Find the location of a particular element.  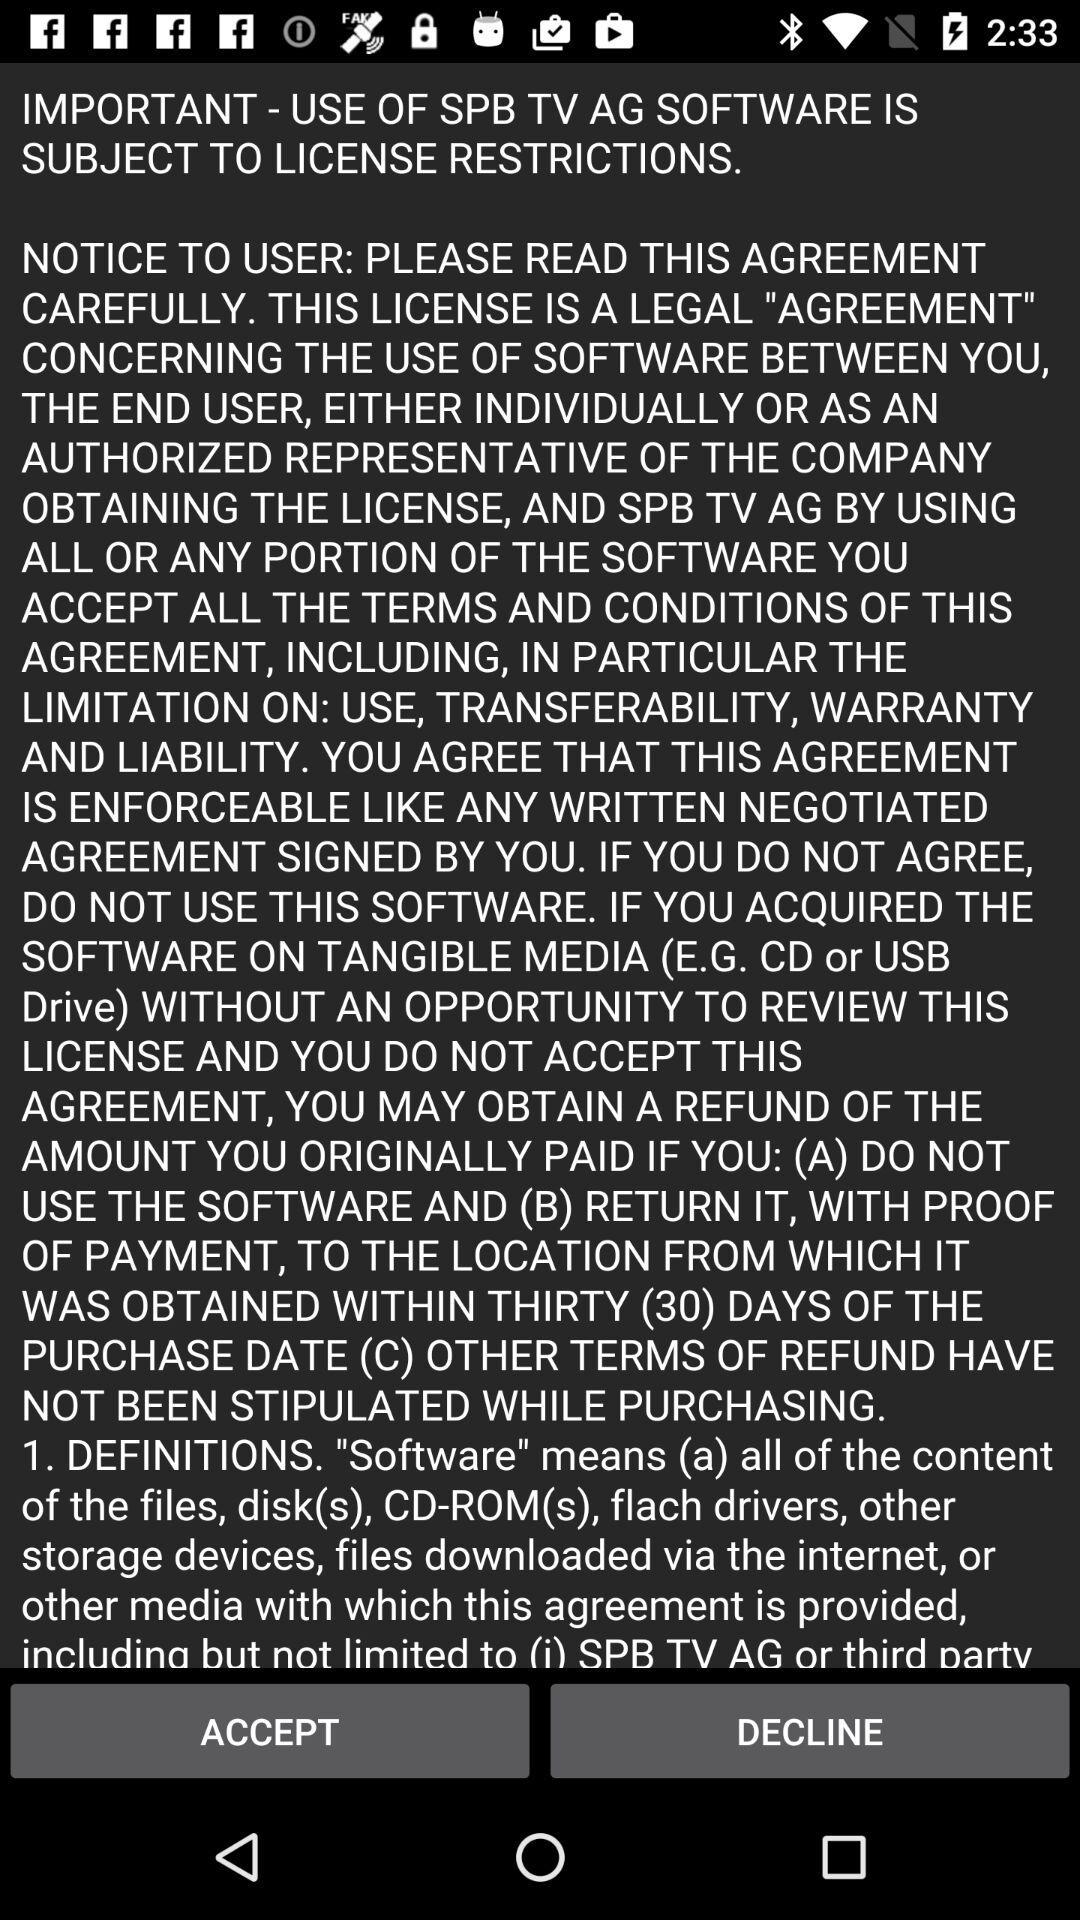

item next to accept is located at coordinates (810, 1730).